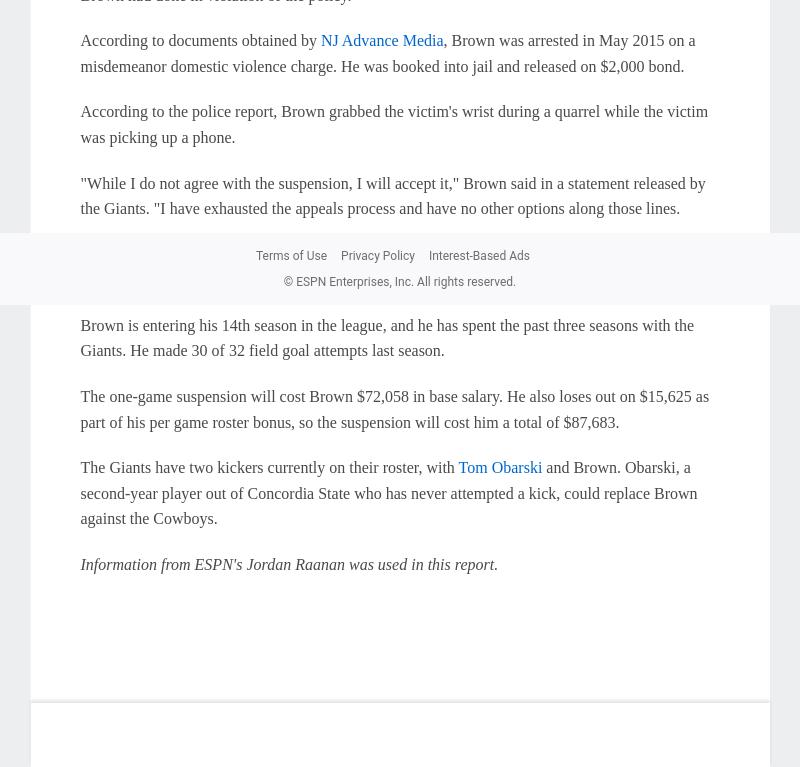 The width and height of the screenshot is (800, 767). Describe the element at coordinates (393, 124) in the screenshot. I see `'According to the police report, Brown grabbed the victim's wrist during a quarrel while the victim was picking up a phone.'` at that location.